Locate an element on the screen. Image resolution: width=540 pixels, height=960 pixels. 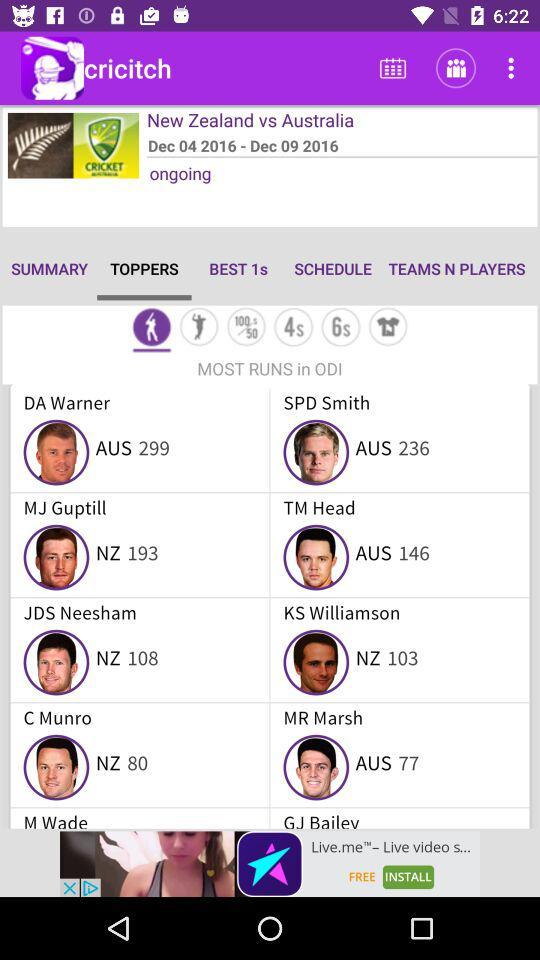
icon button is located at coordinates (199, 329).